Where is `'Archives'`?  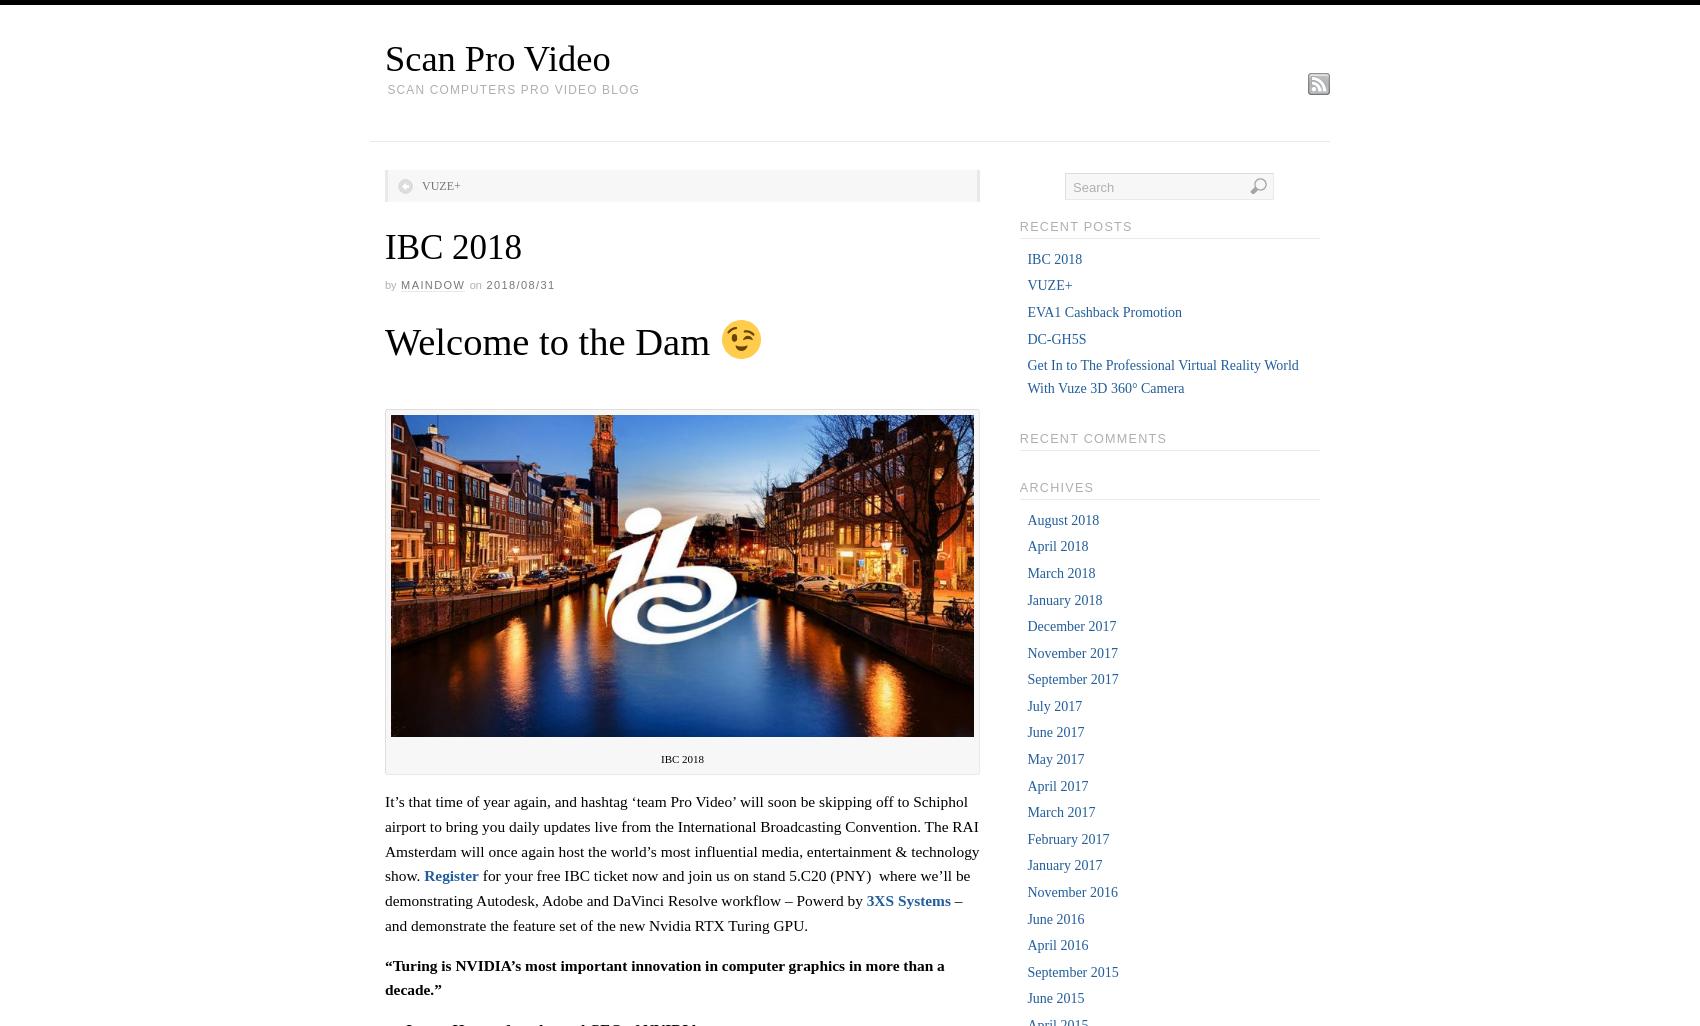 'Archives' is located at coordinates (1055, 486).